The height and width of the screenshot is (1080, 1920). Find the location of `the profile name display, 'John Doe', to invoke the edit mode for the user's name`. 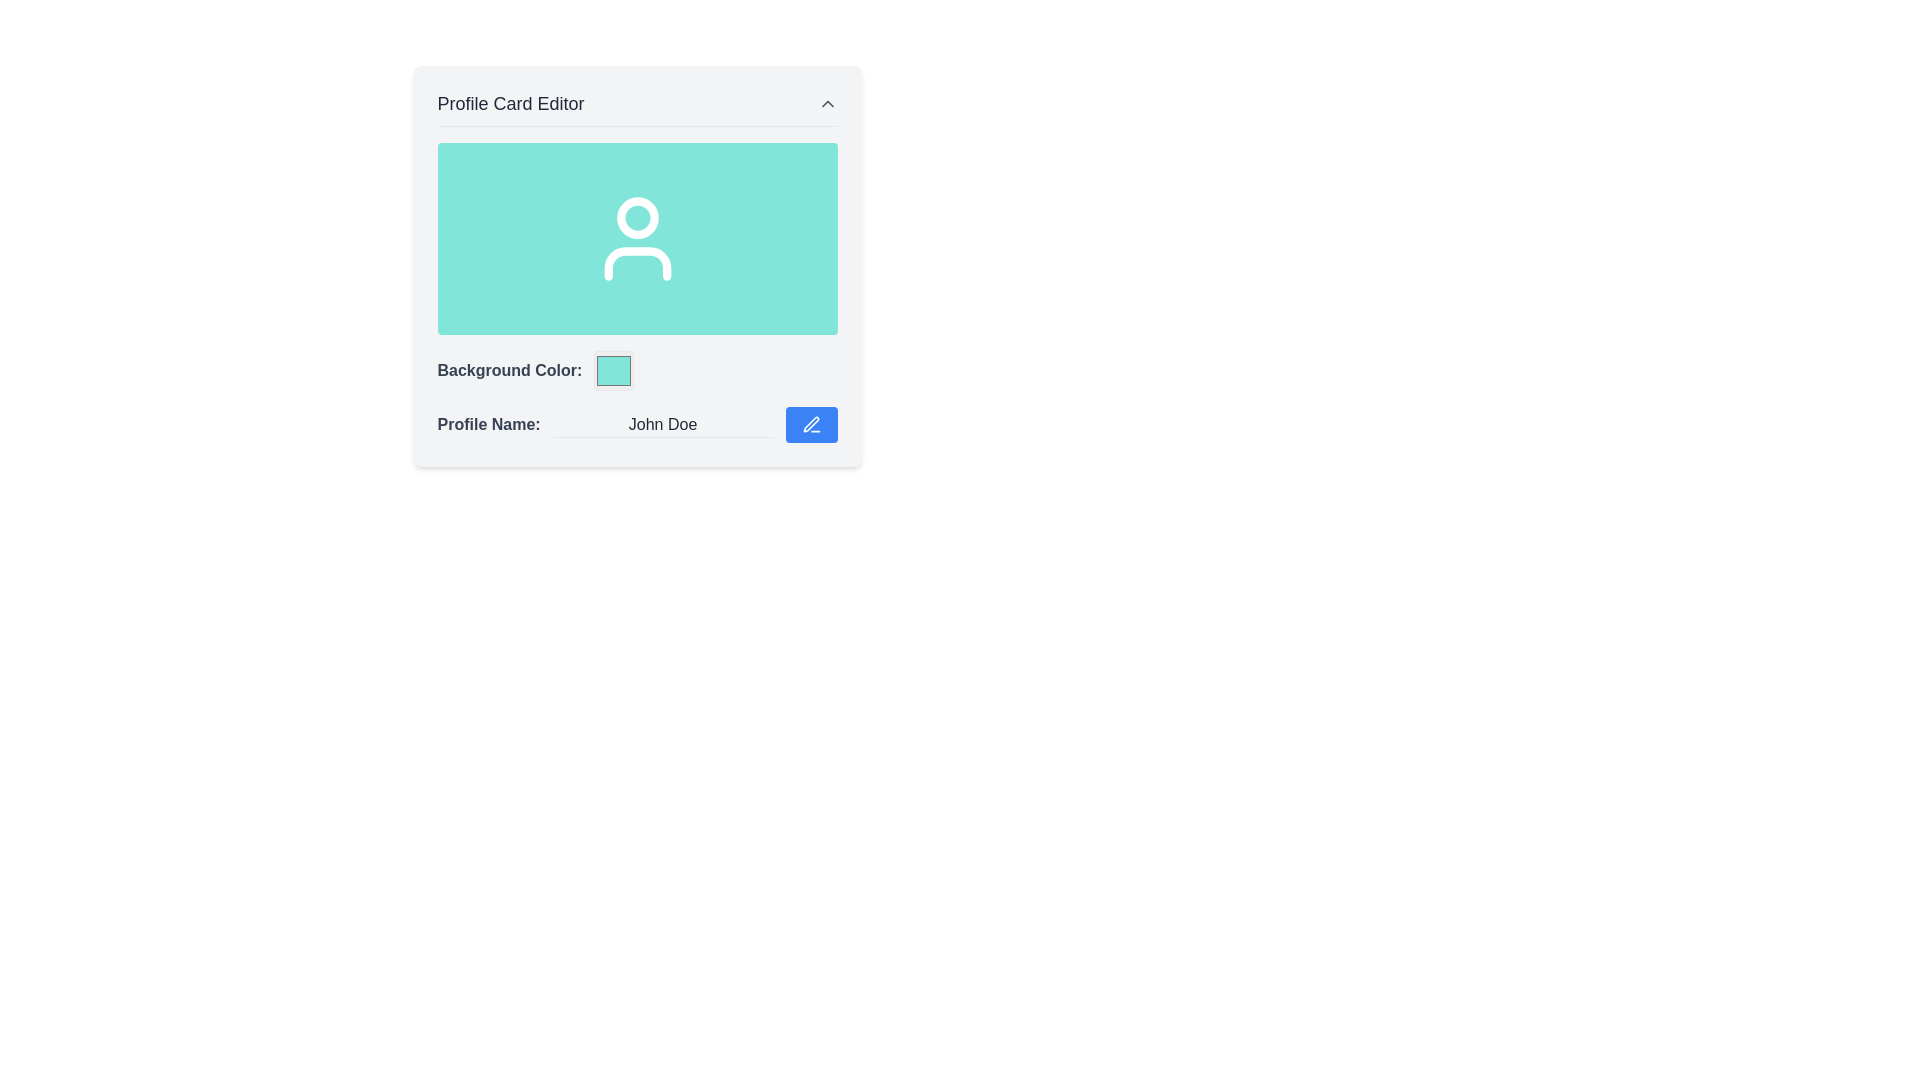

the profile name display, 'John Doe', to invoke the edit mode for the user's name is located at coordinates (662, 423).